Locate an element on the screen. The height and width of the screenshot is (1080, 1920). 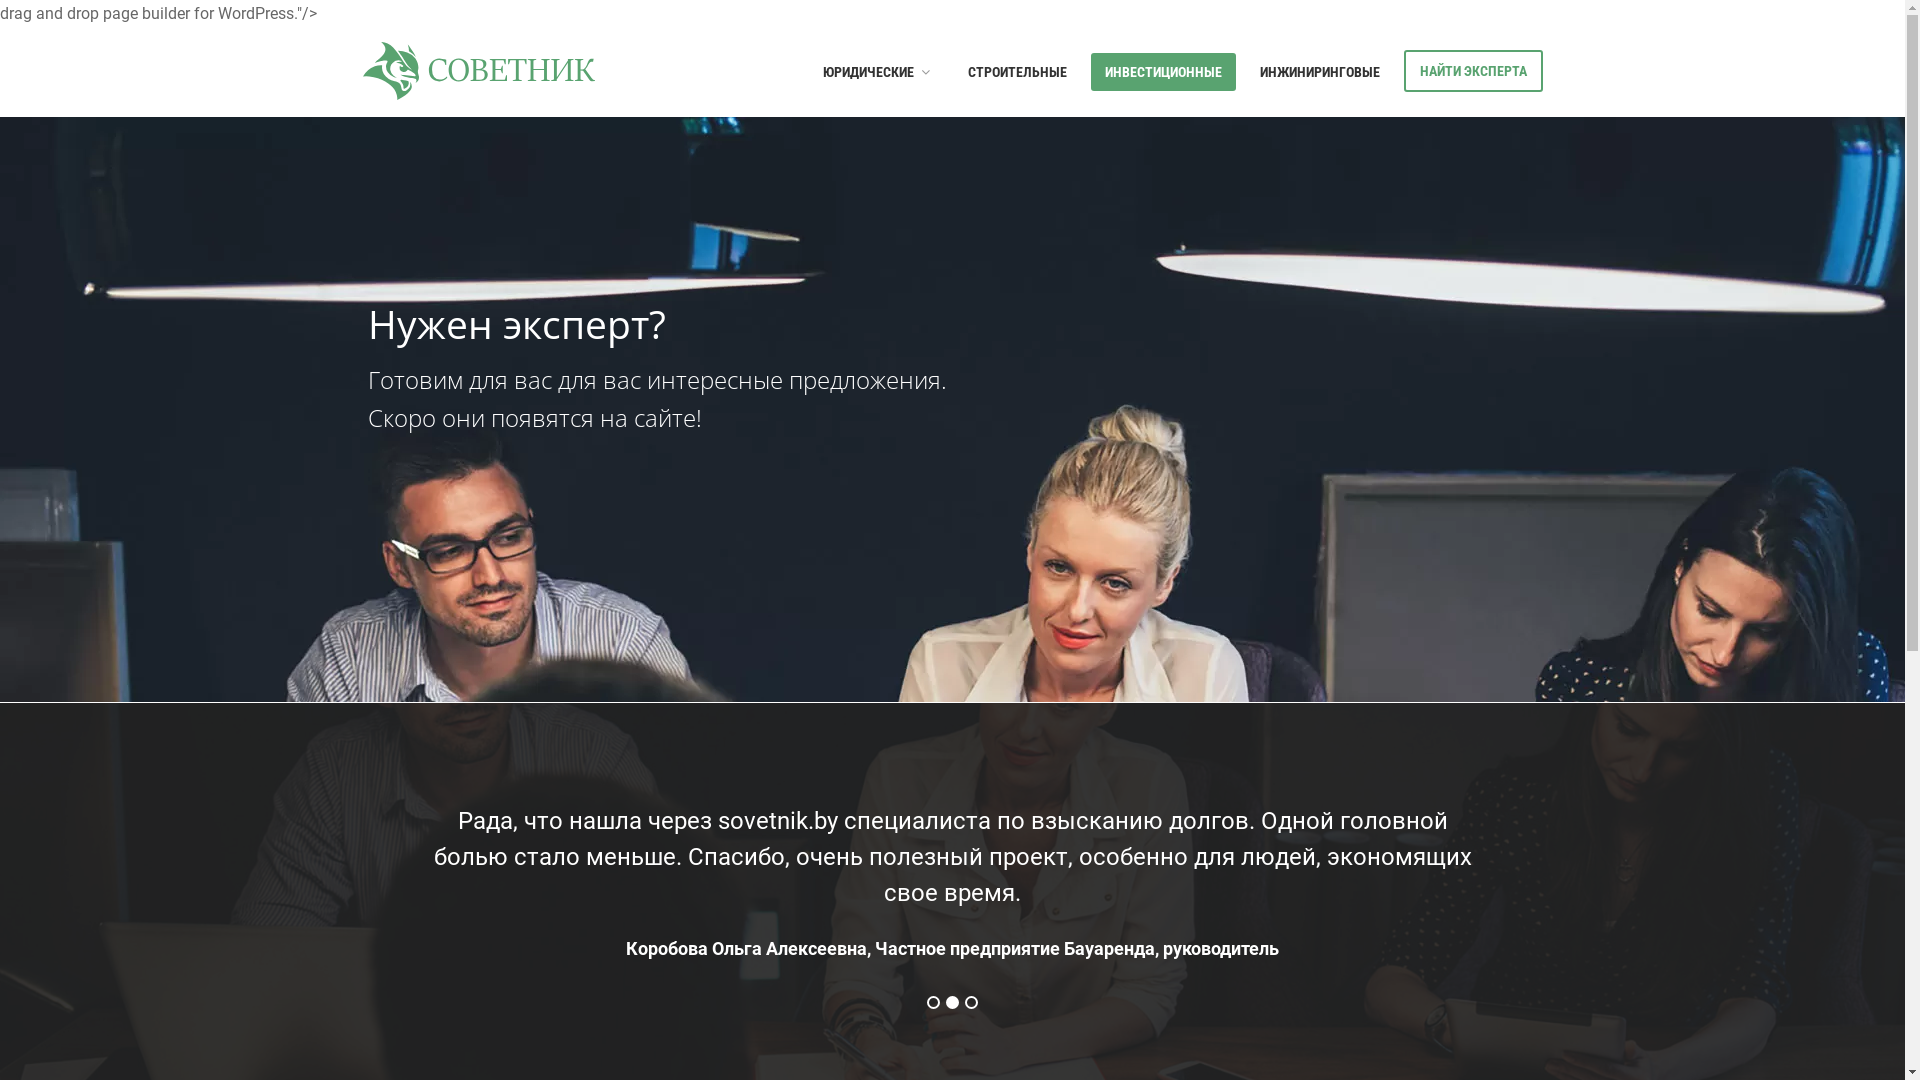
'3' is located at coordinates (971, 1002).